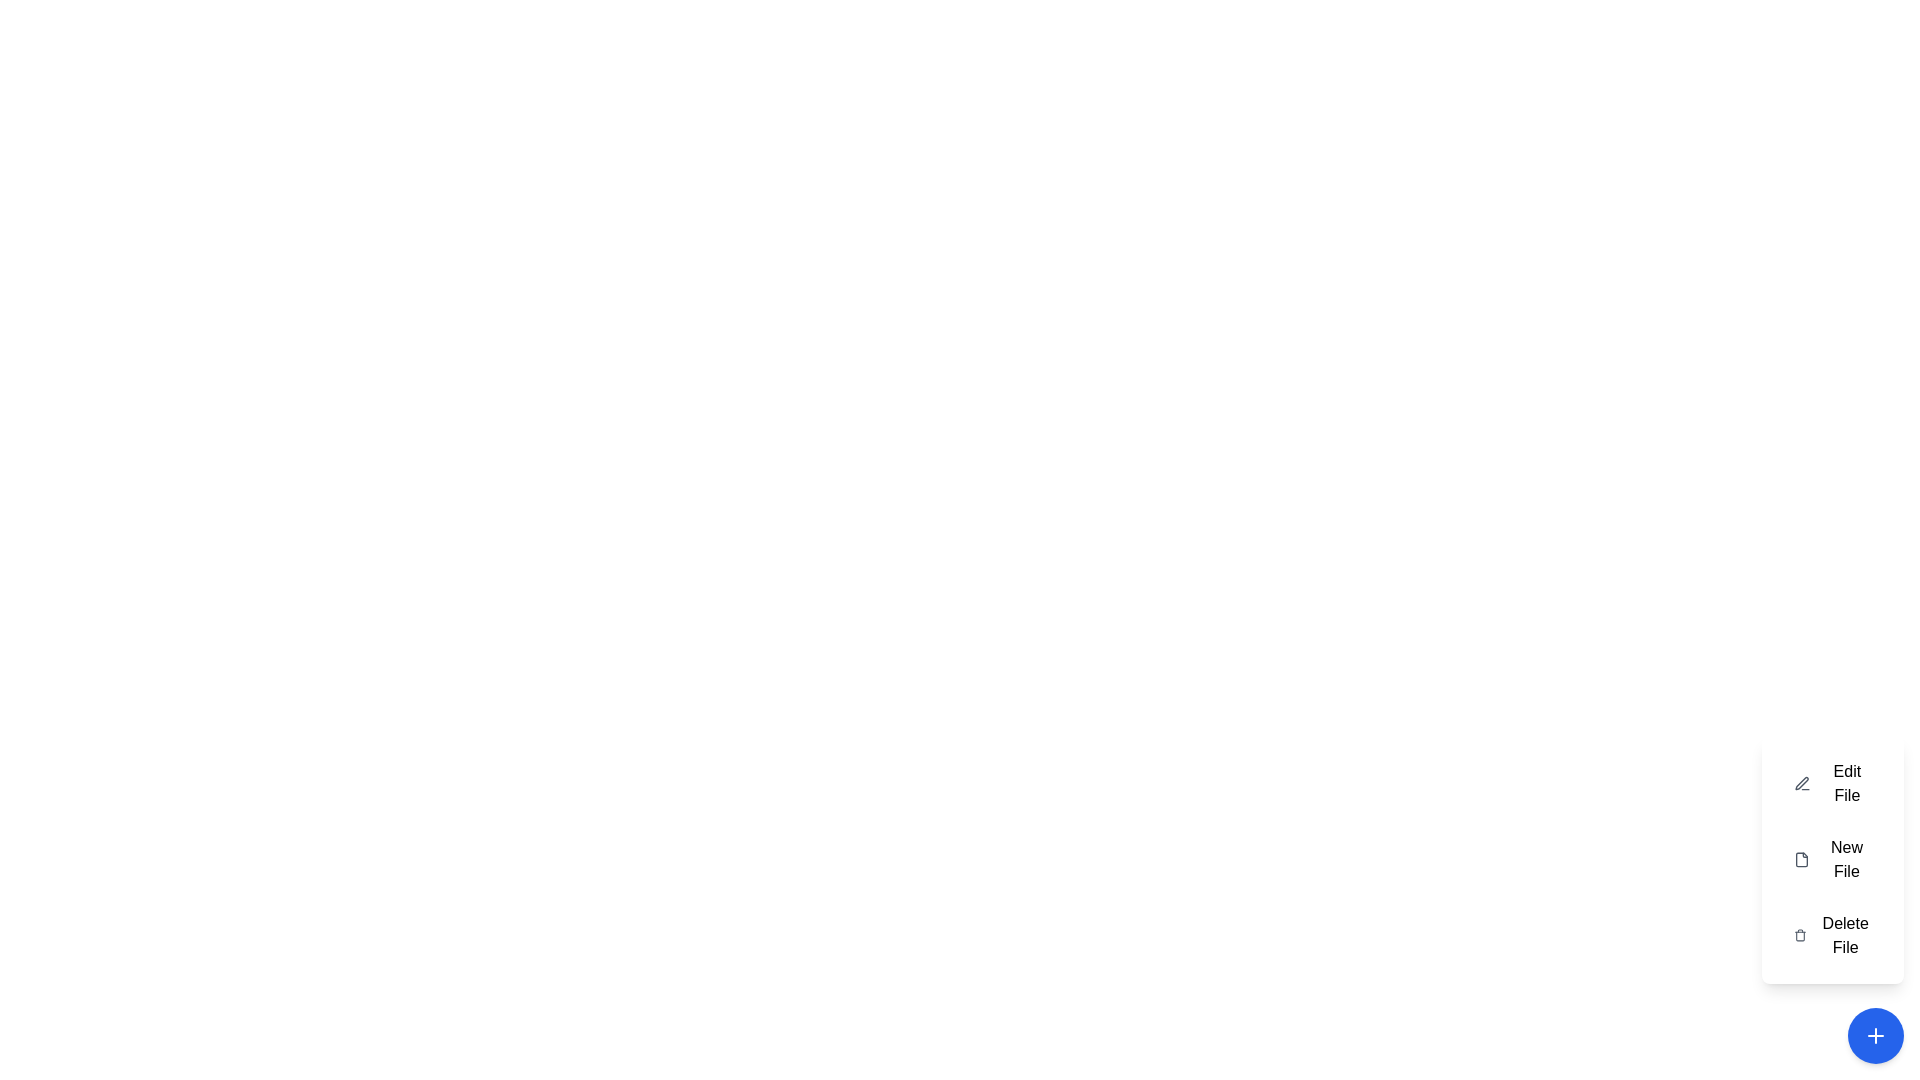 This screenshot has height=1080, width=1920. Describe the element at coordinates (1800, 936) in the screenshot. I see `on the delete icon located at the bottom of the 'Delete File' section in the vertical menu, preceding the 'Delete File' label` at that location.